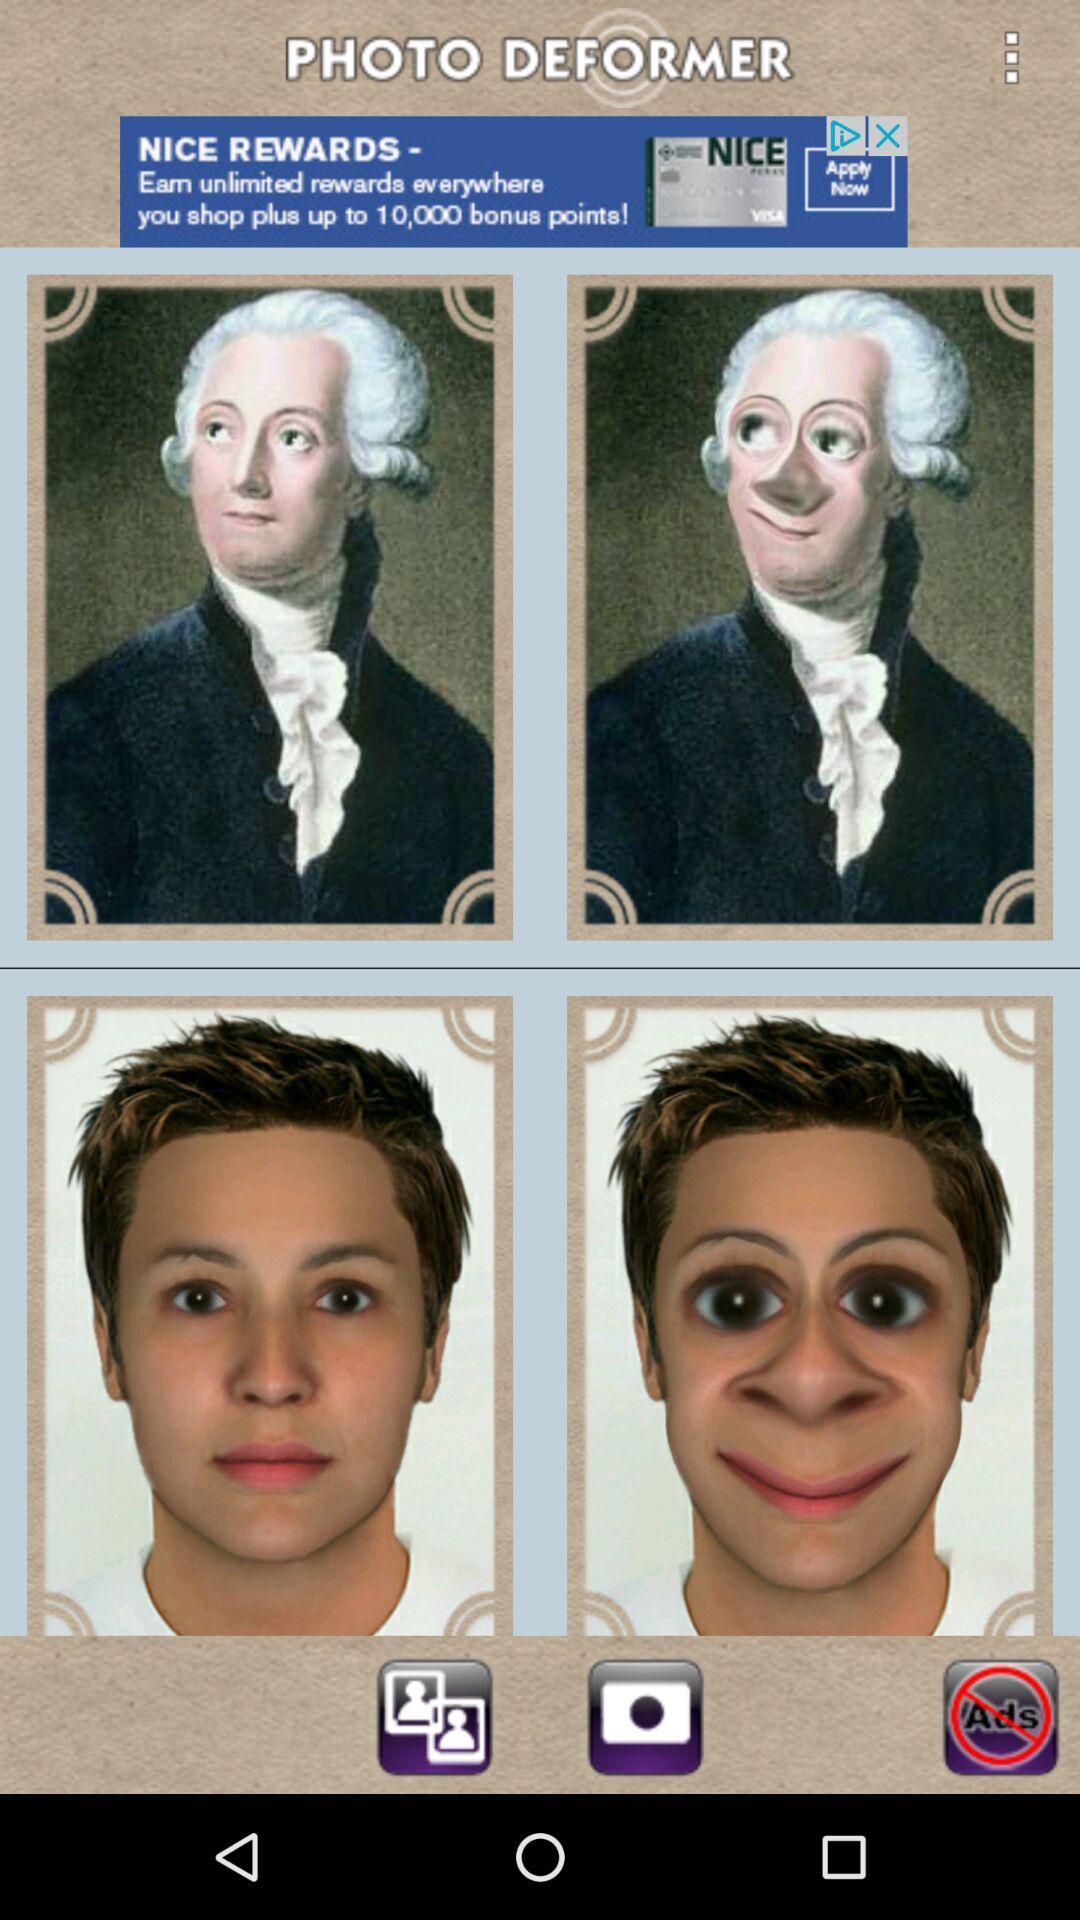  I want to click on deform the photo, so click(433, 1713).